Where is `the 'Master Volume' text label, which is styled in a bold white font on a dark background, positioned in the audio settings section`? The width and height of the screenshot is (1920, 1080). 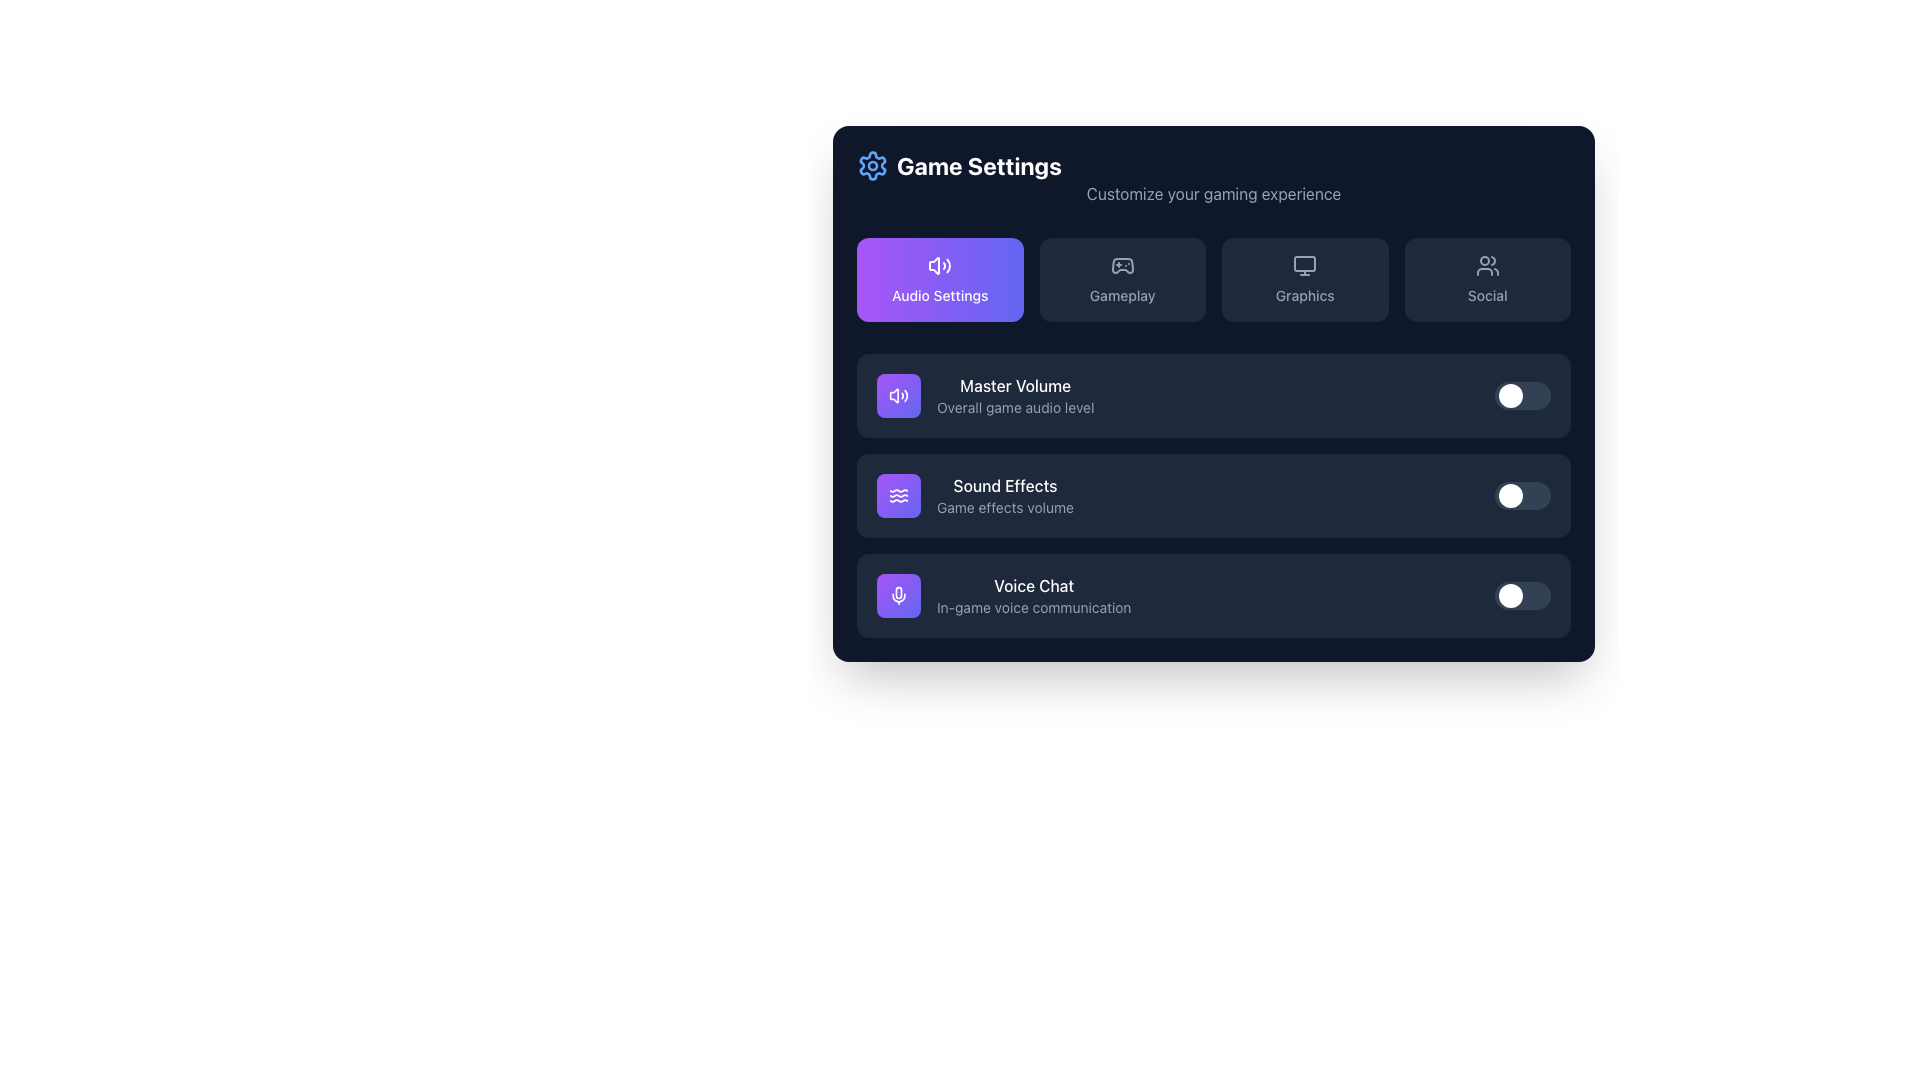 the 'Master Volume' text label, which is styled in a bold white font on a dark background, positioned in the audio settings section is located at coordinates (1015, 385).